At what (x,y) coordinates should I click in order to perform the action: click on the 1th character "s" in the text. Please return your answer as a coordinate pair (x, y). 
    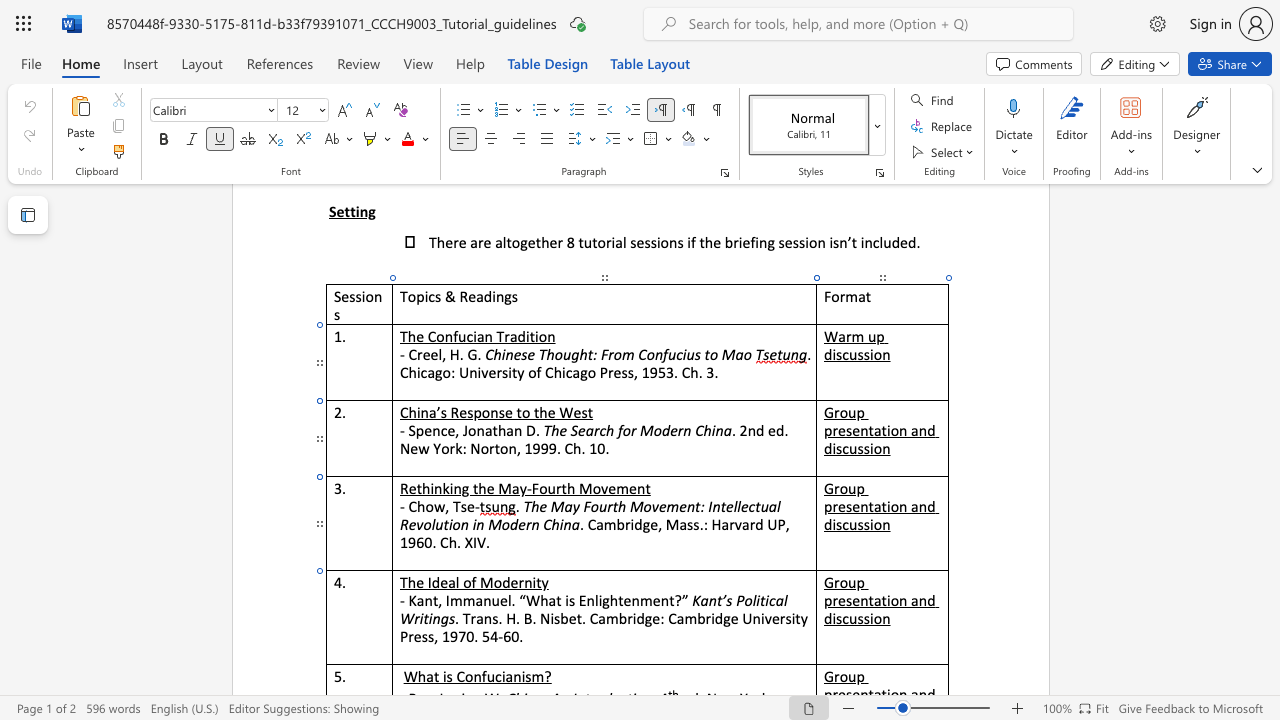
    Looking at the image, I should click on (462, 505).